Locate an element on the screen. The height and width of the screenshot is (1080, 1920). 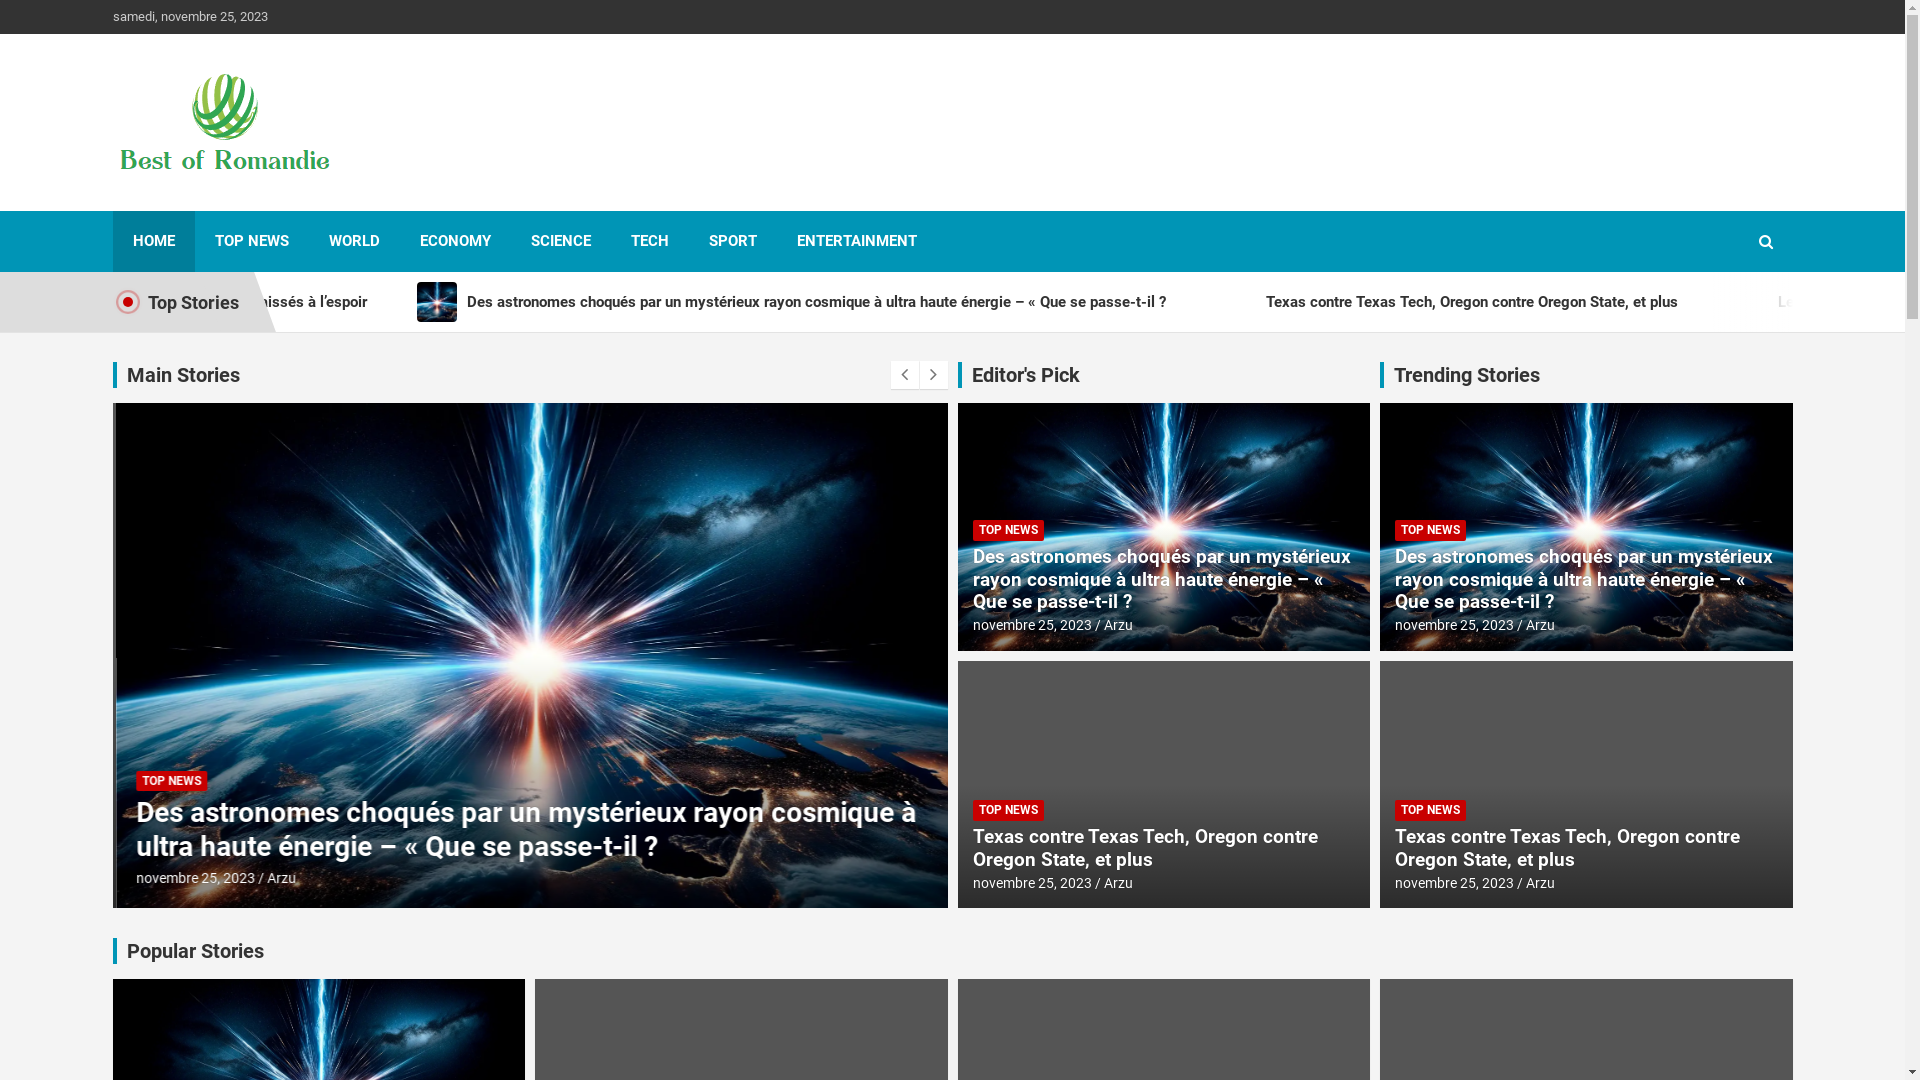
'Arzu' is located at coordinates (263, 877).